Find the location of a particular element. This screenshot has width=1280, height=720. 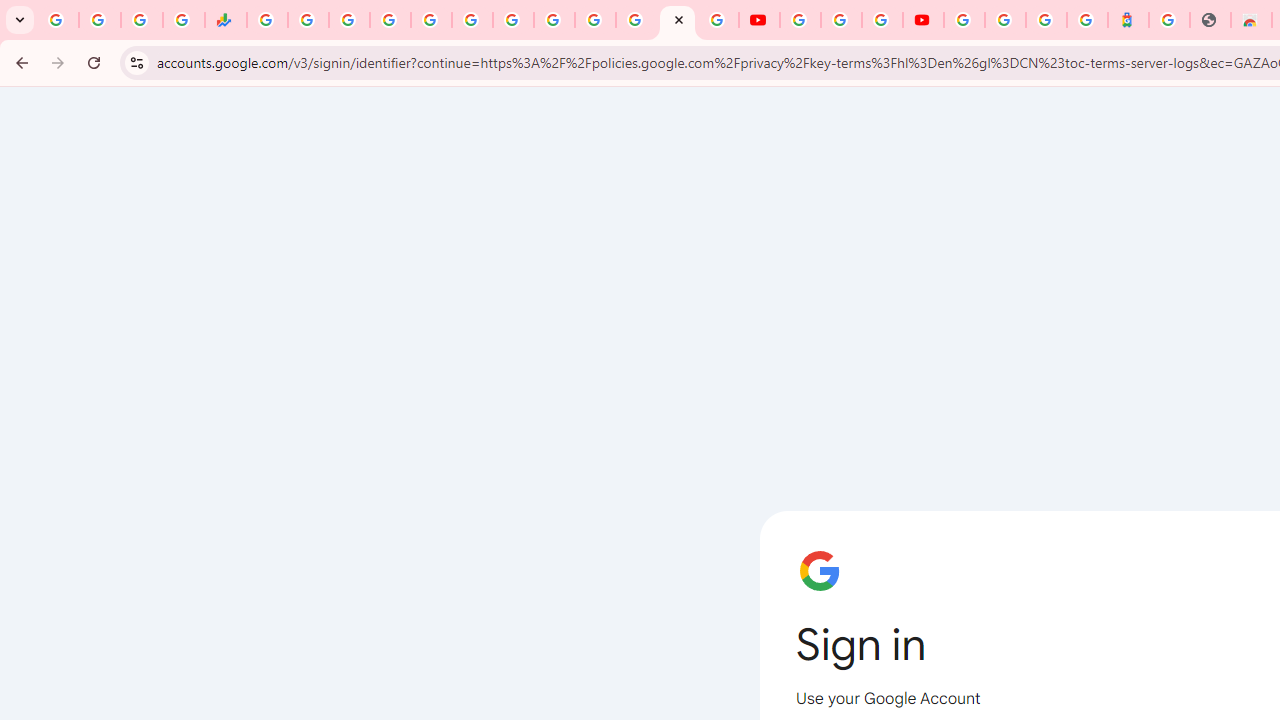

'Atour Hotel - Google hotels' is located at coordinates (1128, 20).